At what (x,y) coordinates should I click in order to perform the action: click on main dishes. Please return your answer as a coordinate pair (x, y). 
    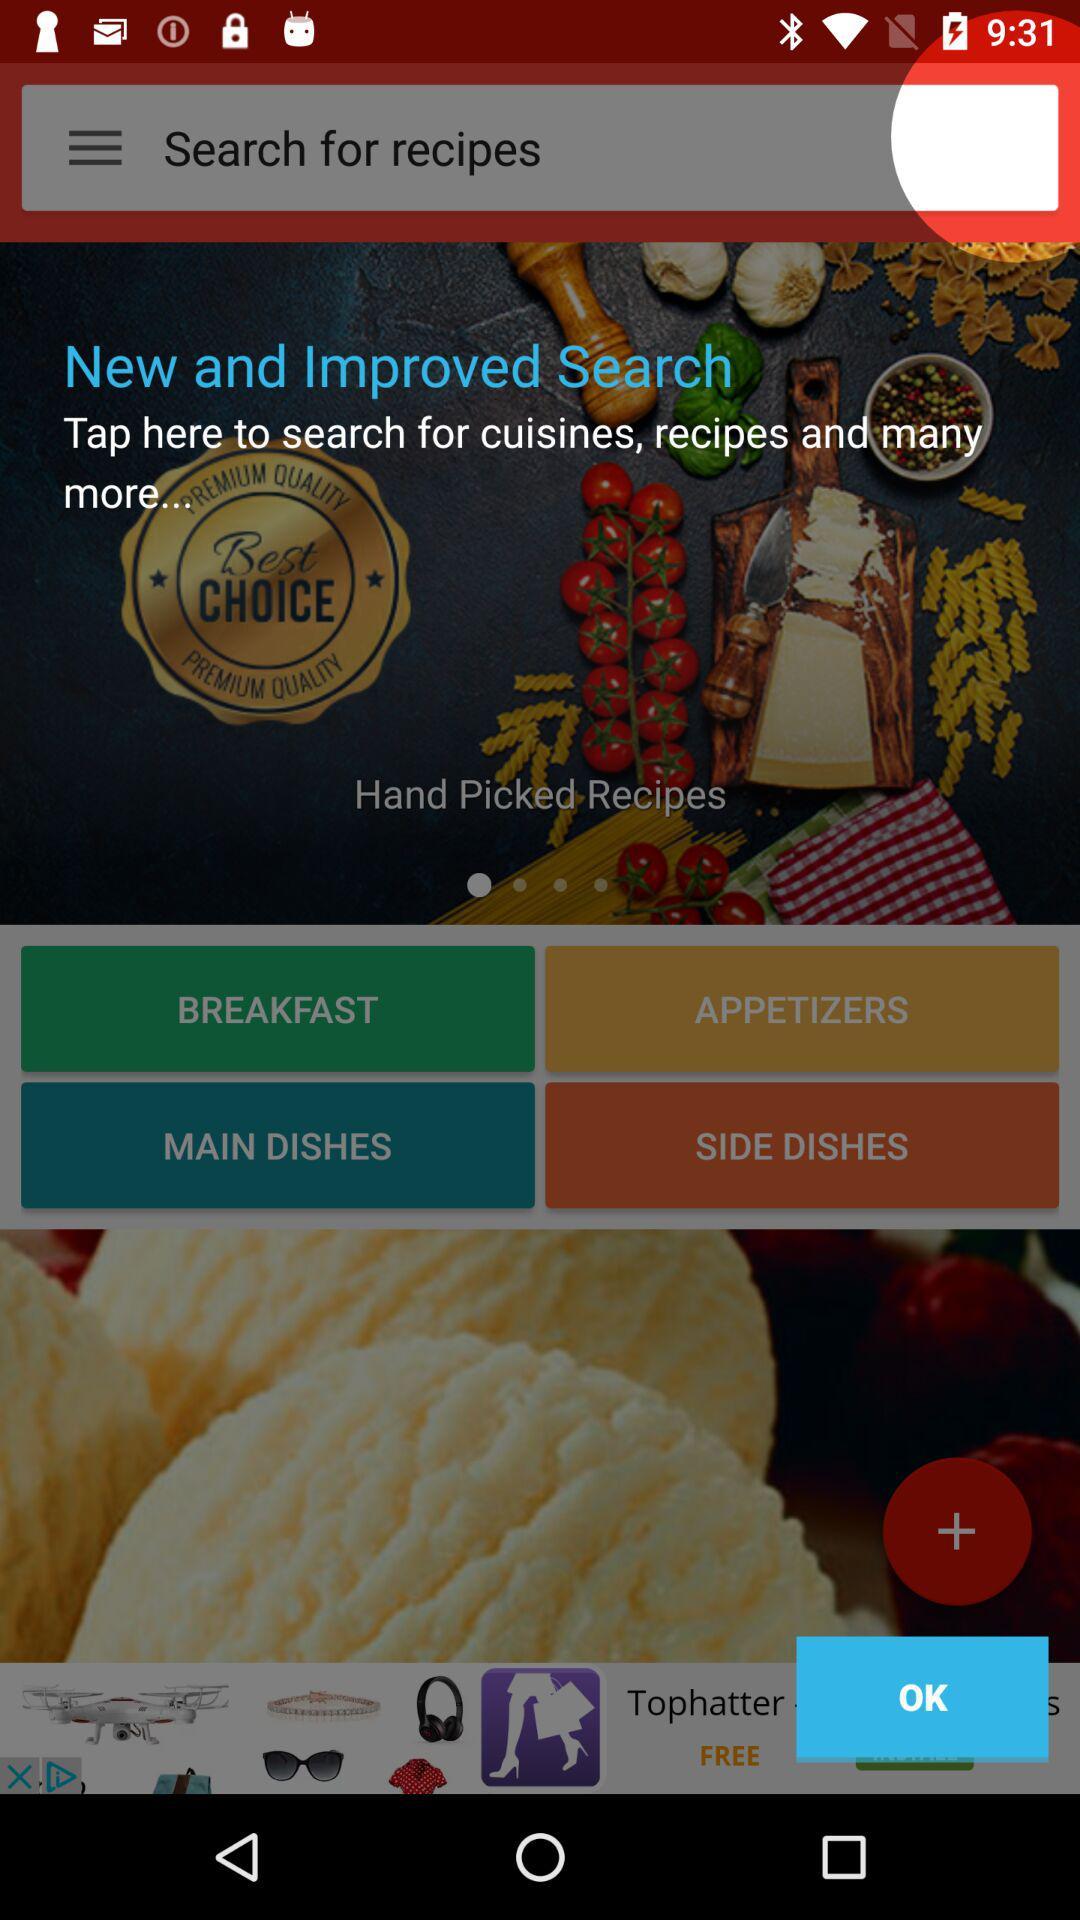
    Looking at the image, I should click on (277, 1145).